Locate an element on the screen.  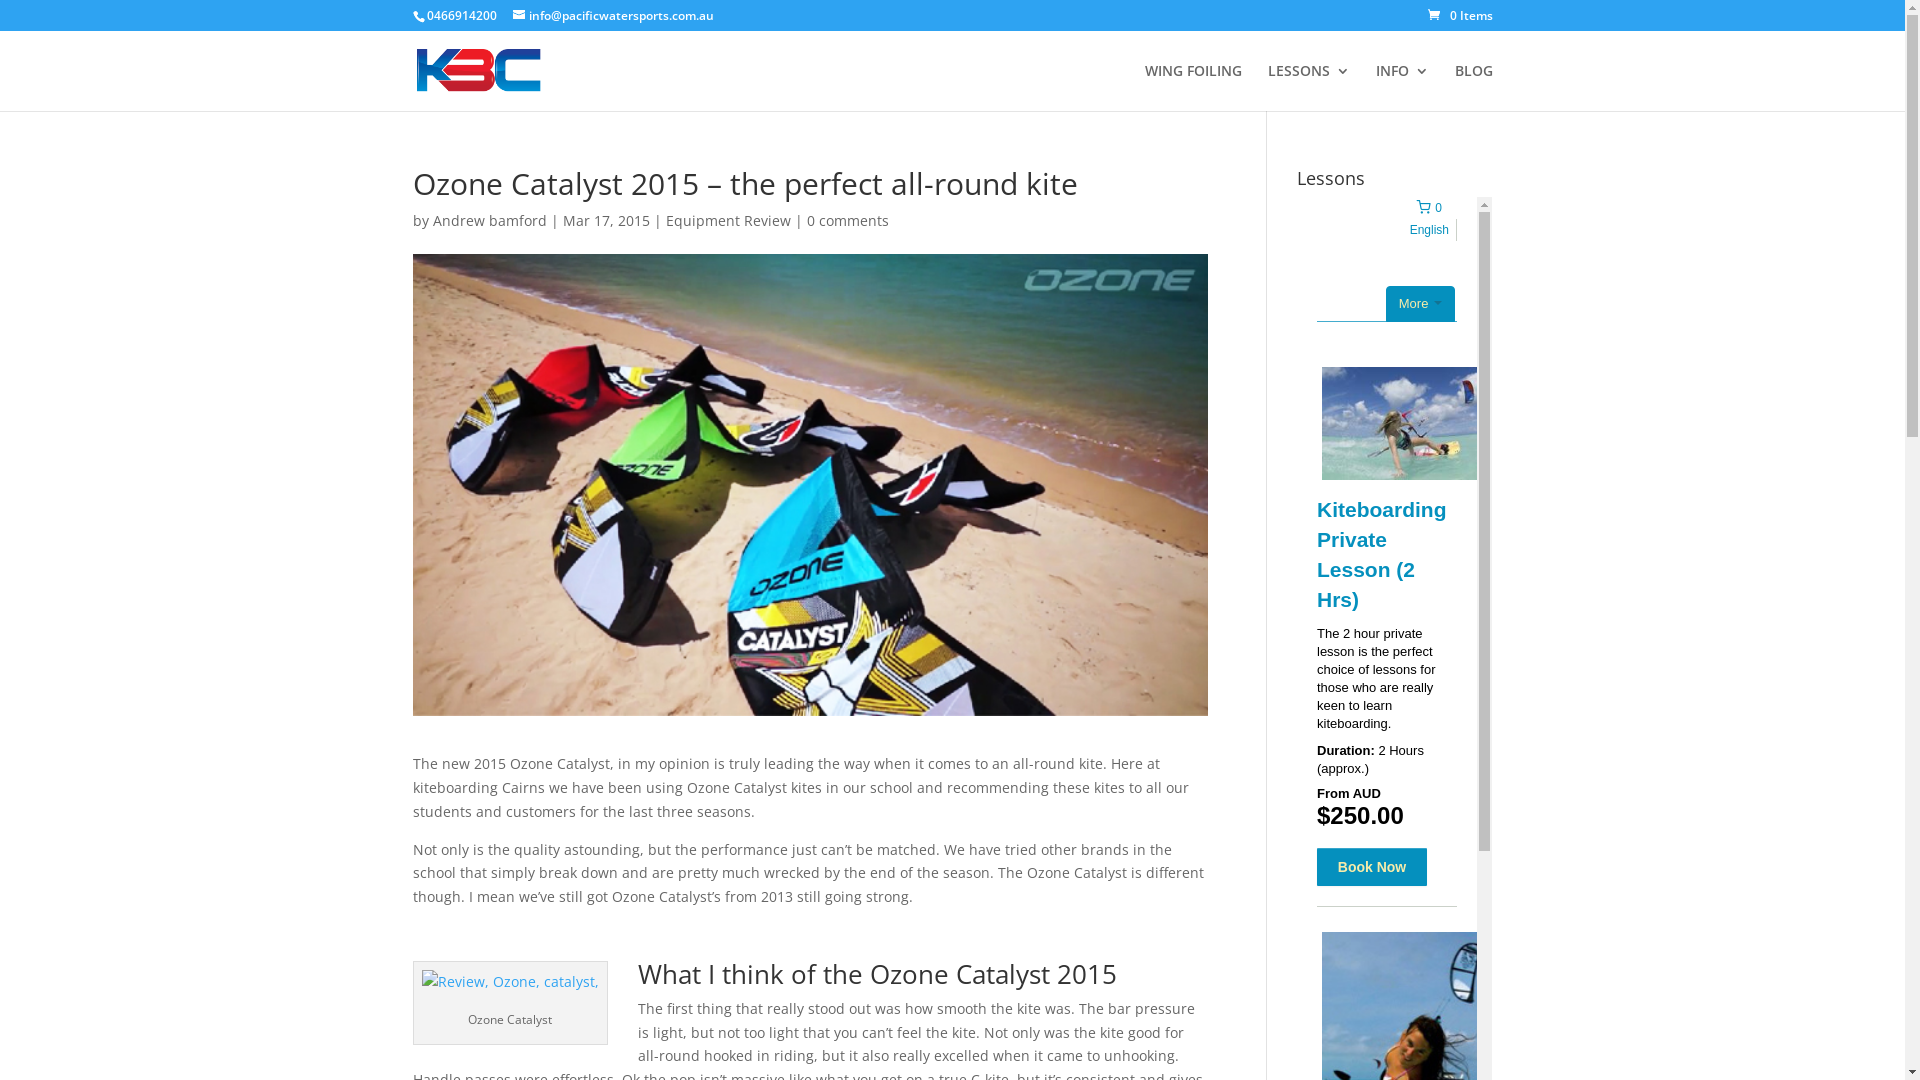
'0 Items' is located at coordinates (1460, 15).